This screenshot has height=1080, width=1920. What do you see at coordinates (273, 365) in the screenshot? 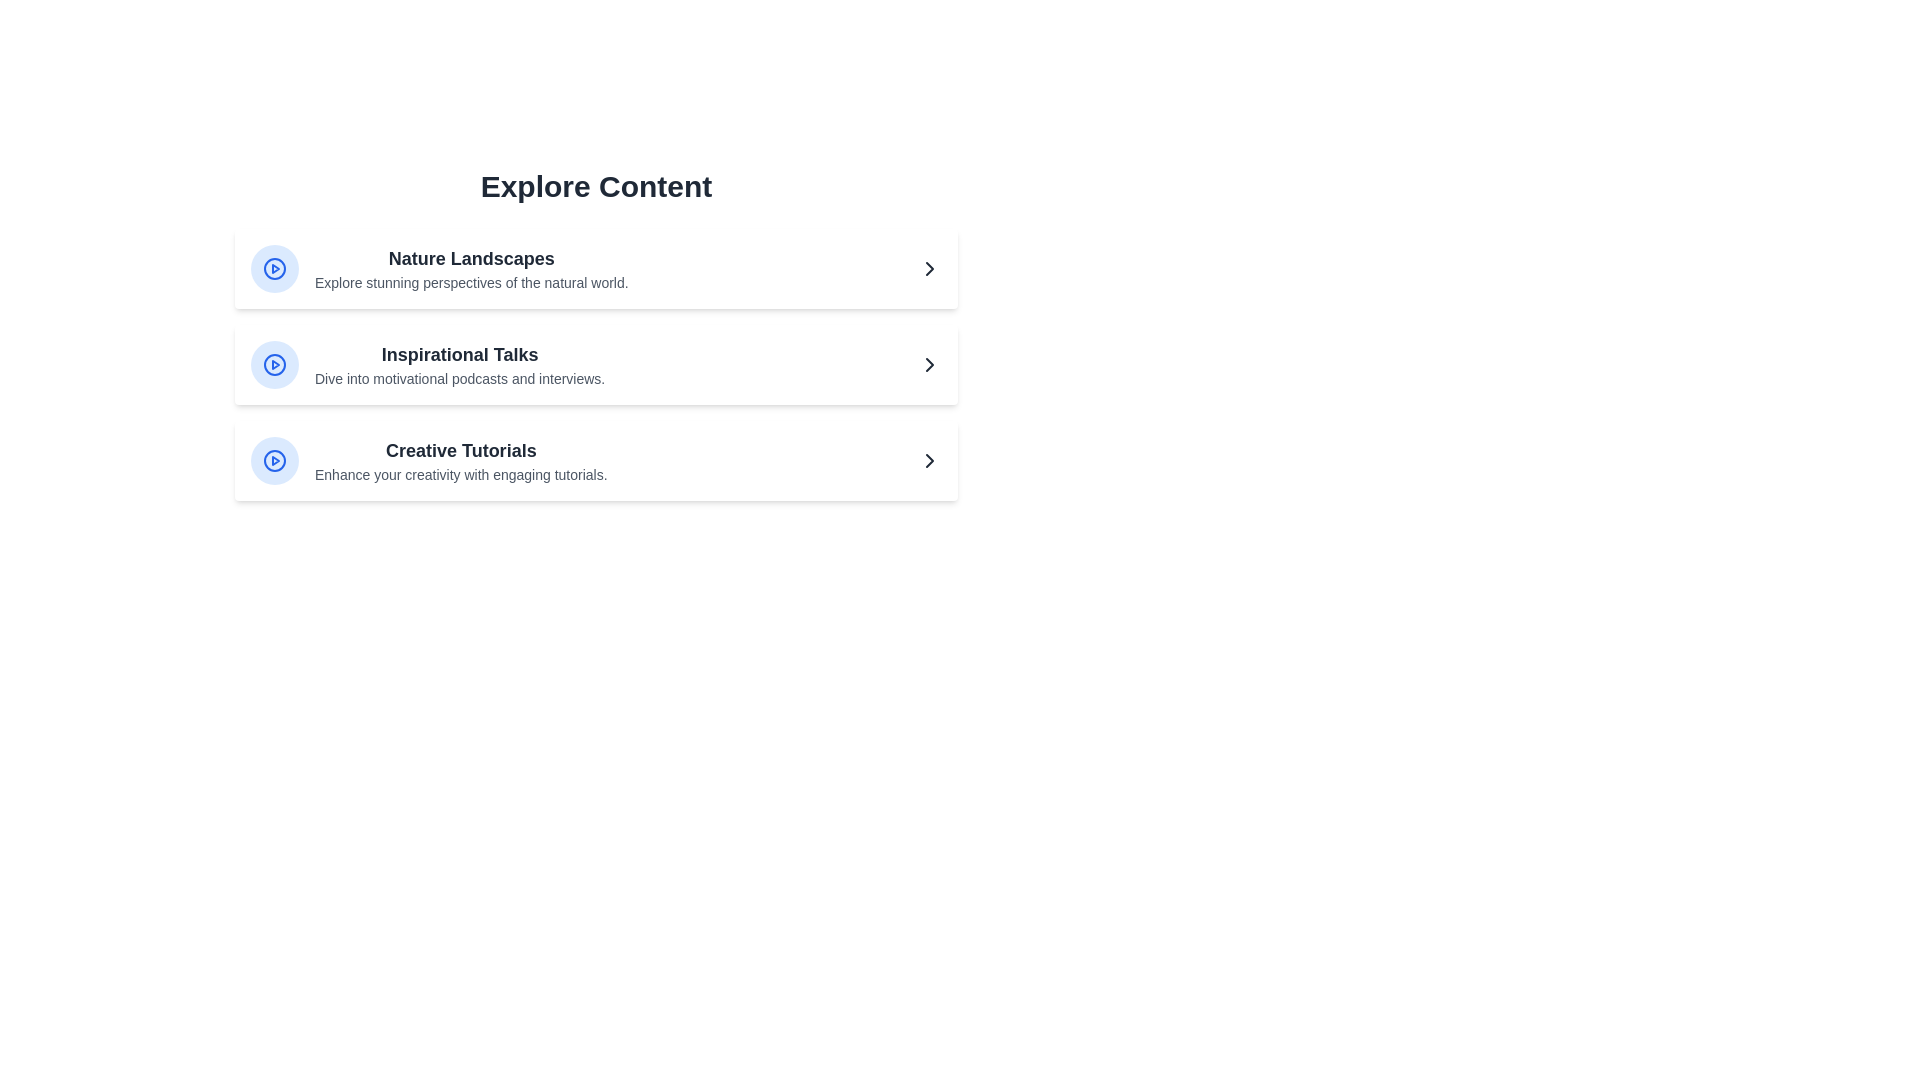
I see `the play button for the content item titled 'Inspirational Talks'` at bounding box center [273, 365].